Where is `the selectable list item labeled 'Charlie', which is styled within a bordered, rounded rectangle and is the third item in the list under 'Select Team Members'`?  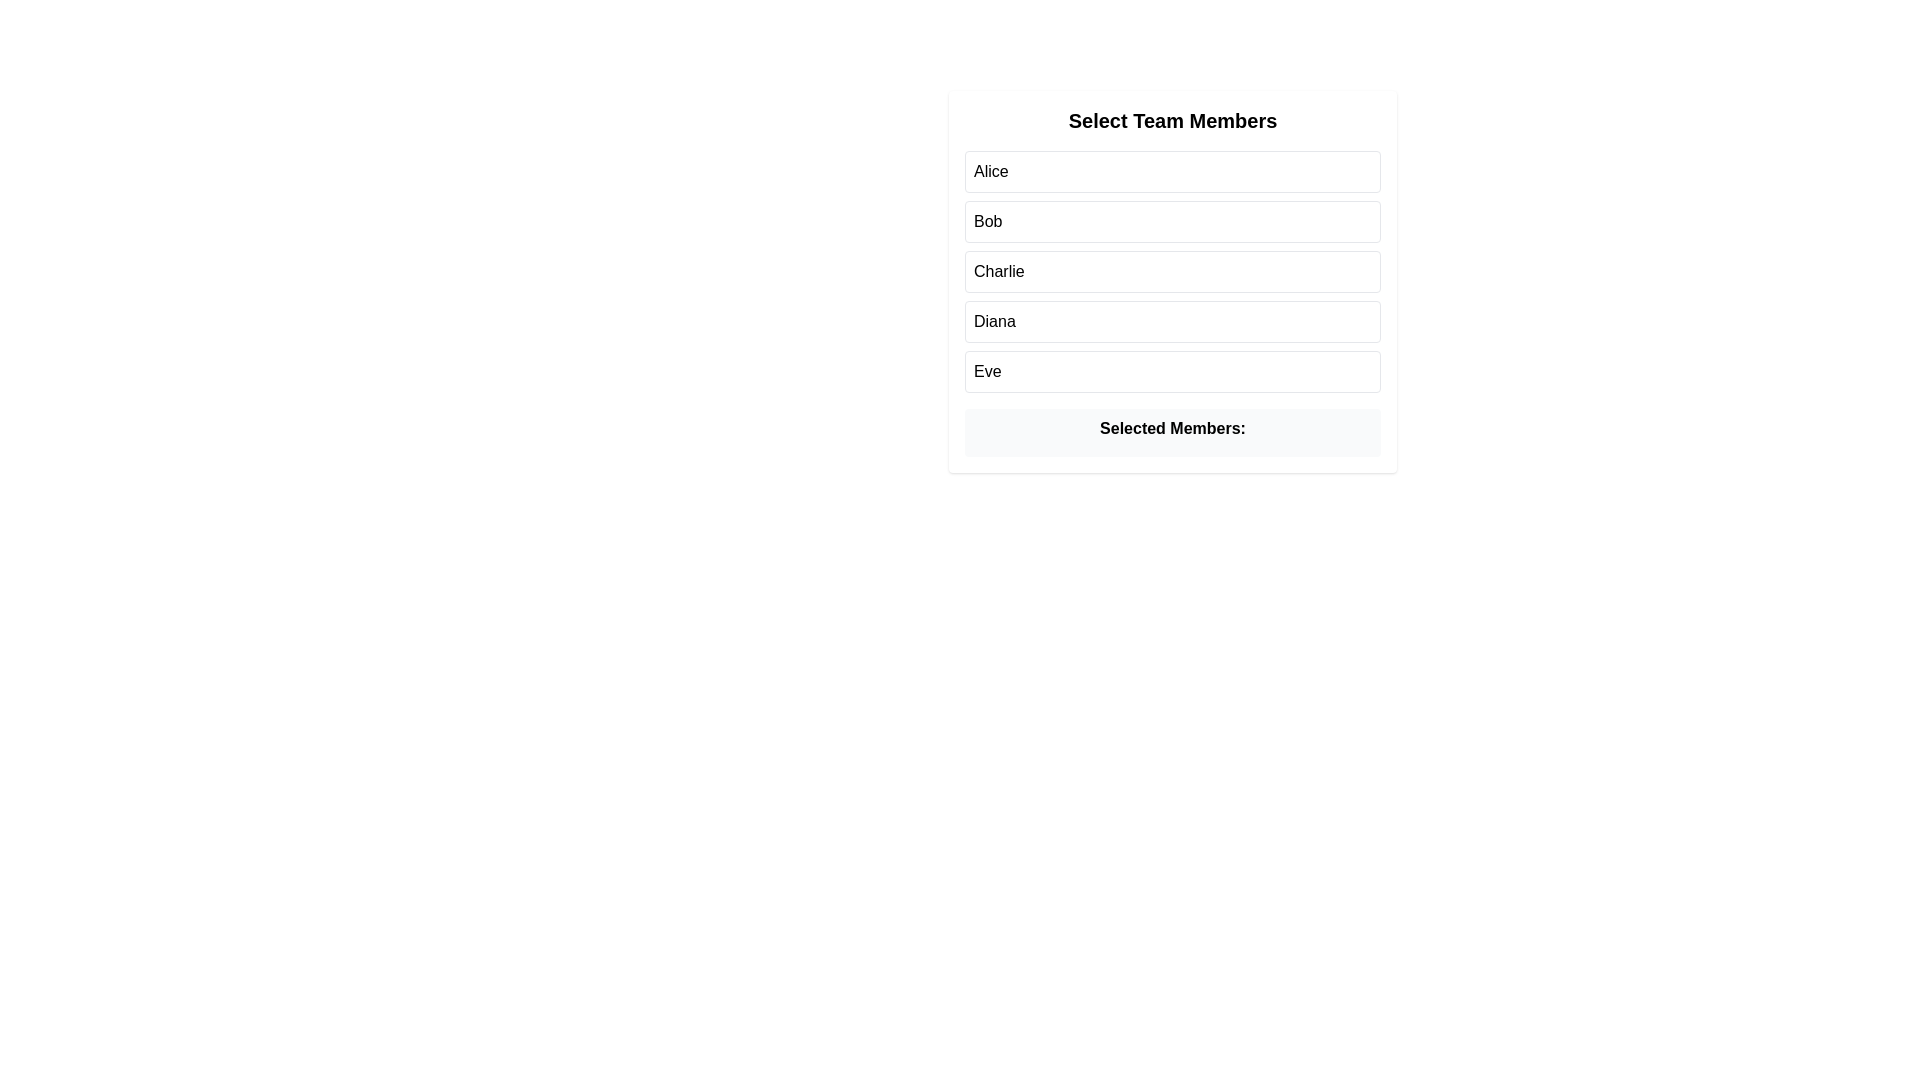 the selectable list item labeled 'Charlie', which is styled within a bordered, rounded rectangle and is the third item in the list under 'Select Team Members' is located at coordinates (1172, 281).